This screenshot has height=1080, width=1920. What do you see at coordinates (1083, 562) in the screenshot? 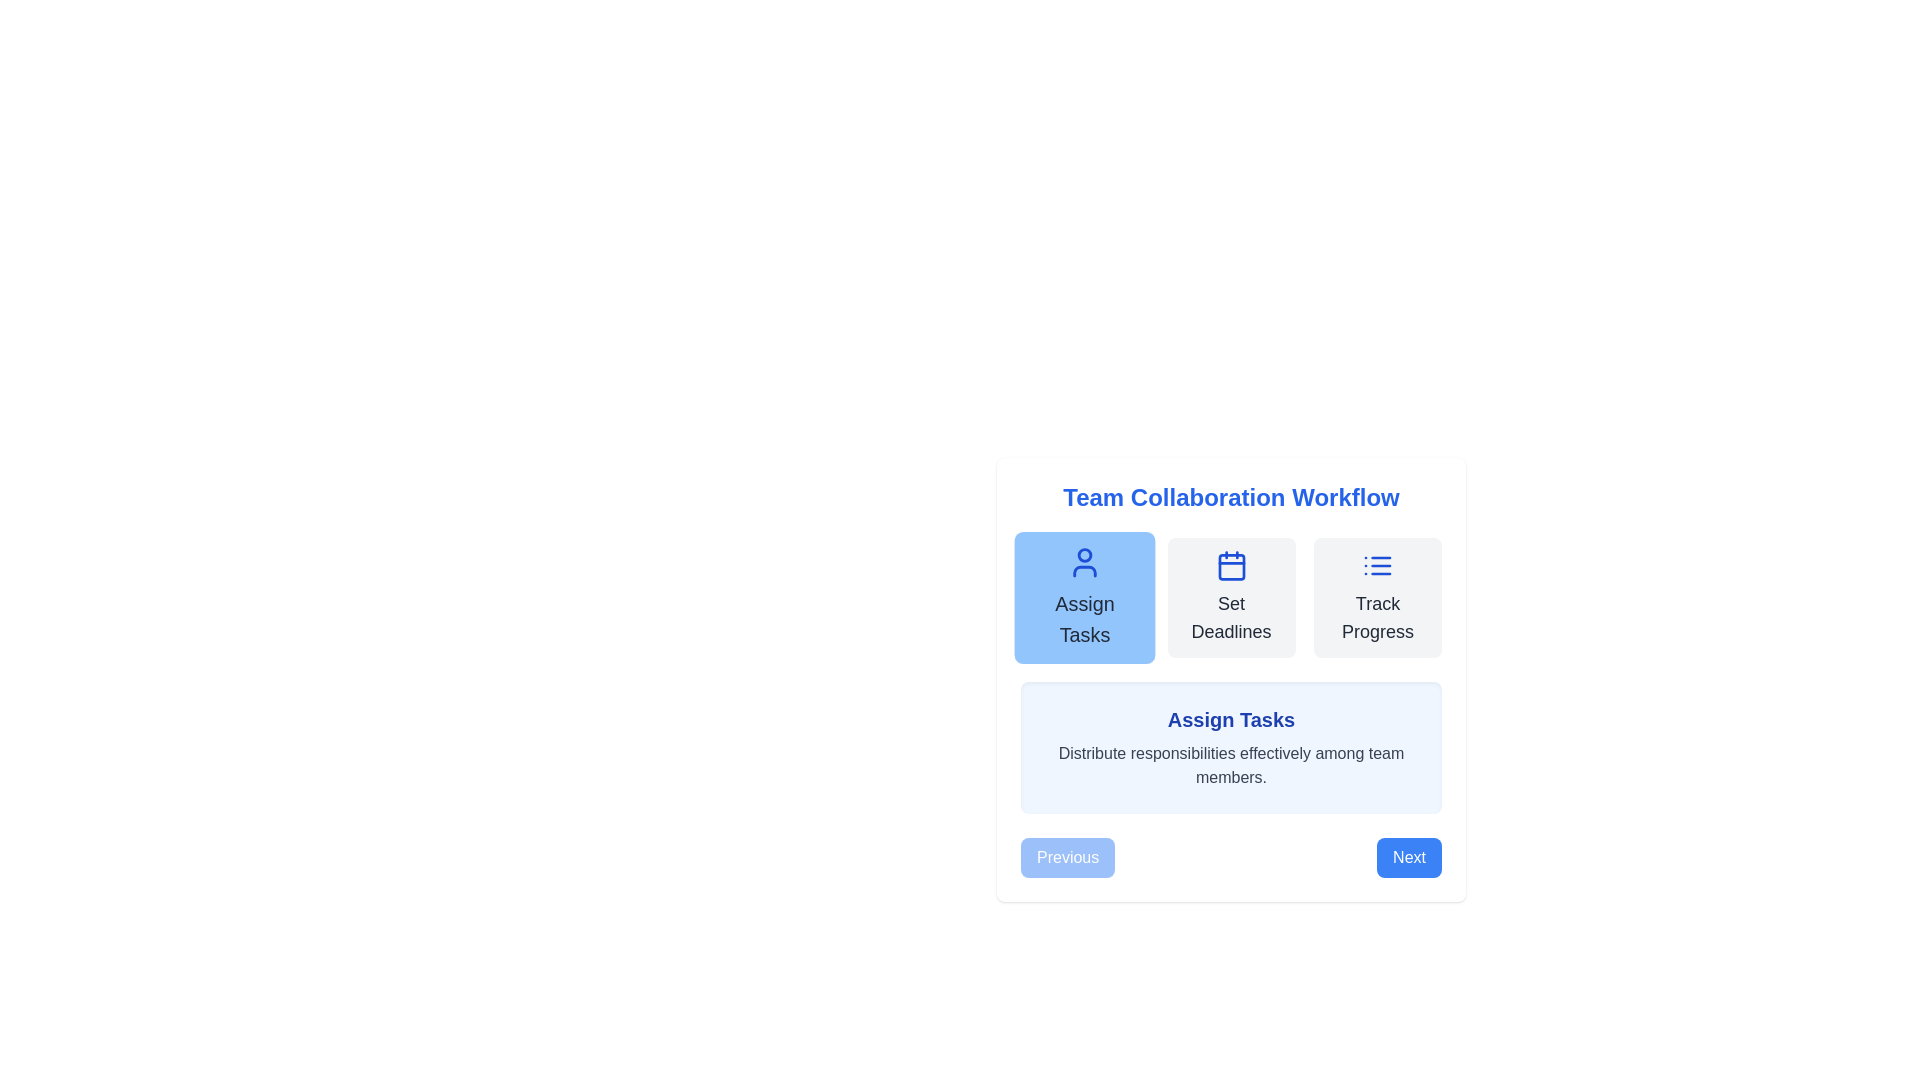
I see `the 'Assign Tasks' icon located at the center-top of the card labeled 'Assign Tasks'` at bounding box center [1083, 562].